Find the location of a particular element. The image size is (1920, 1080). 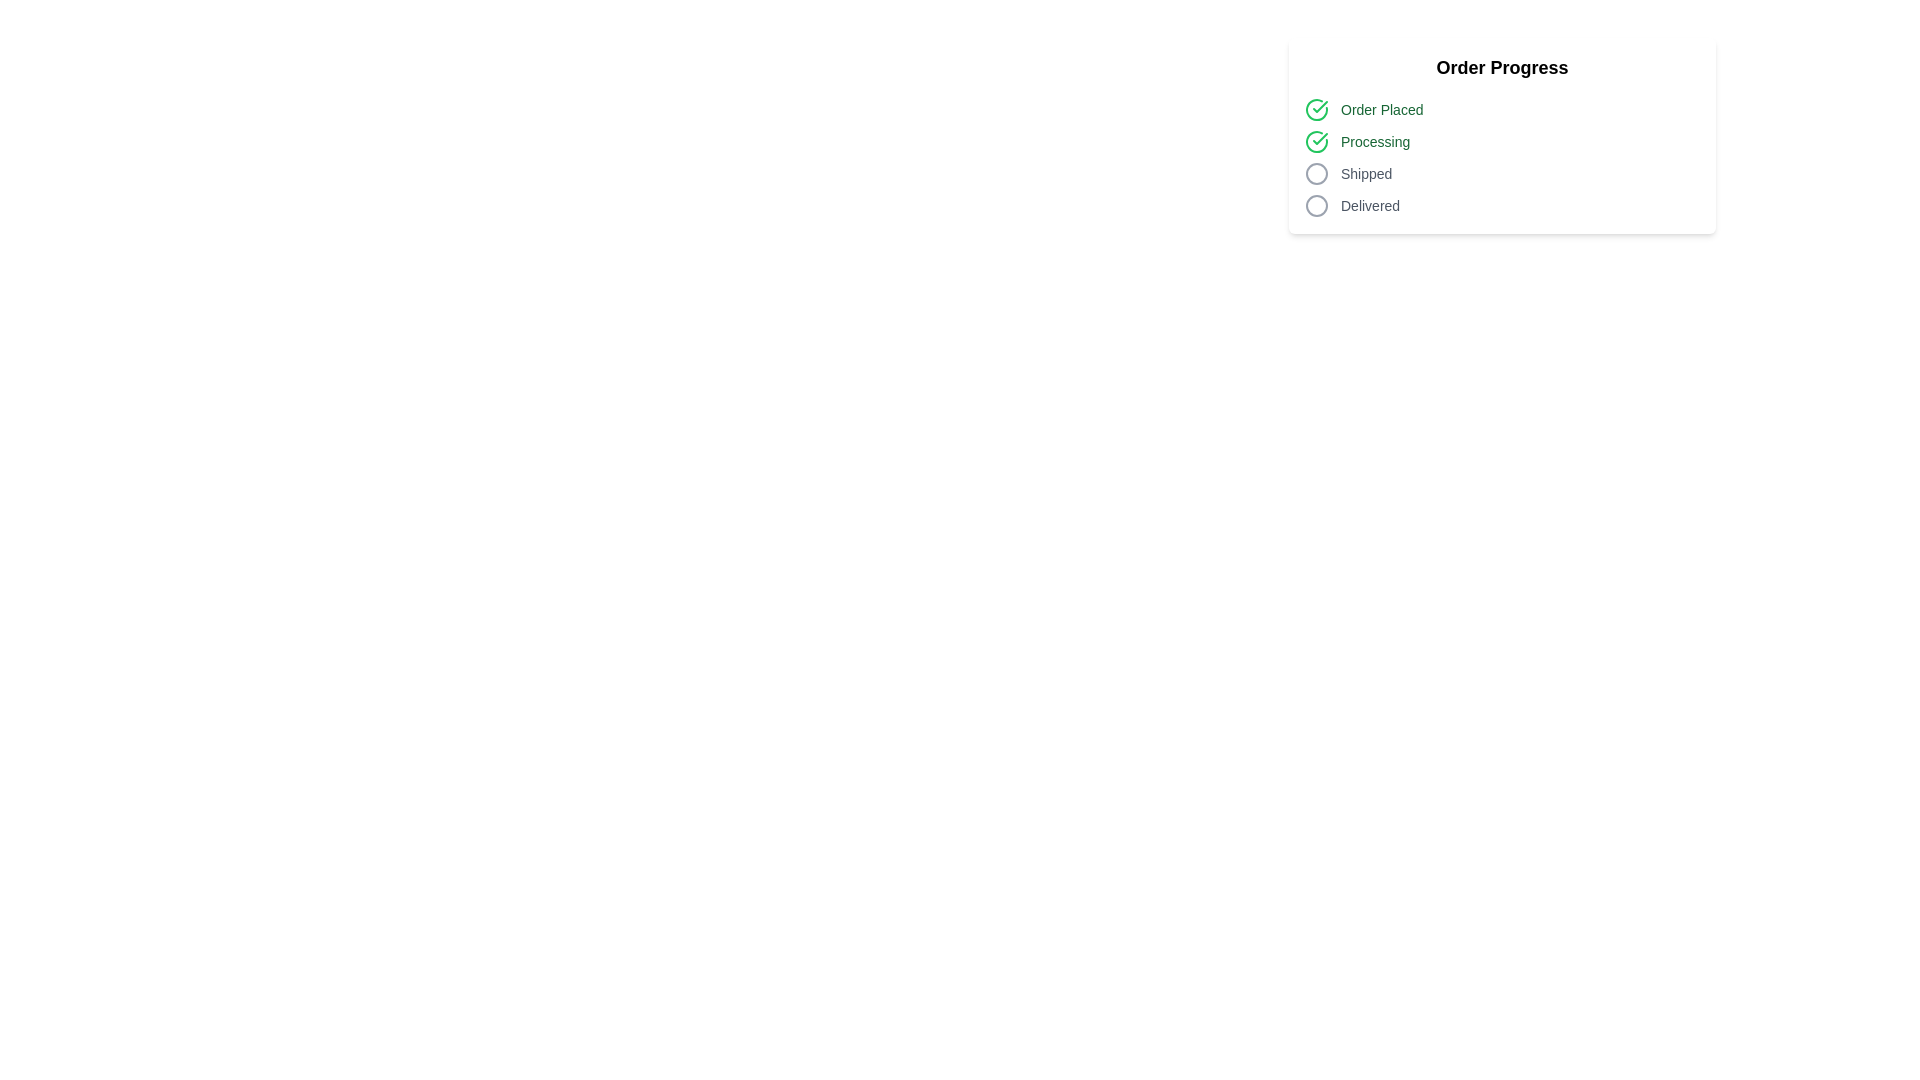

the 'Delivered' stage in the order progress tracker, which is the fourth item in the vertical list under the 'Order Progress' section is located at coordinates (1502, 205).